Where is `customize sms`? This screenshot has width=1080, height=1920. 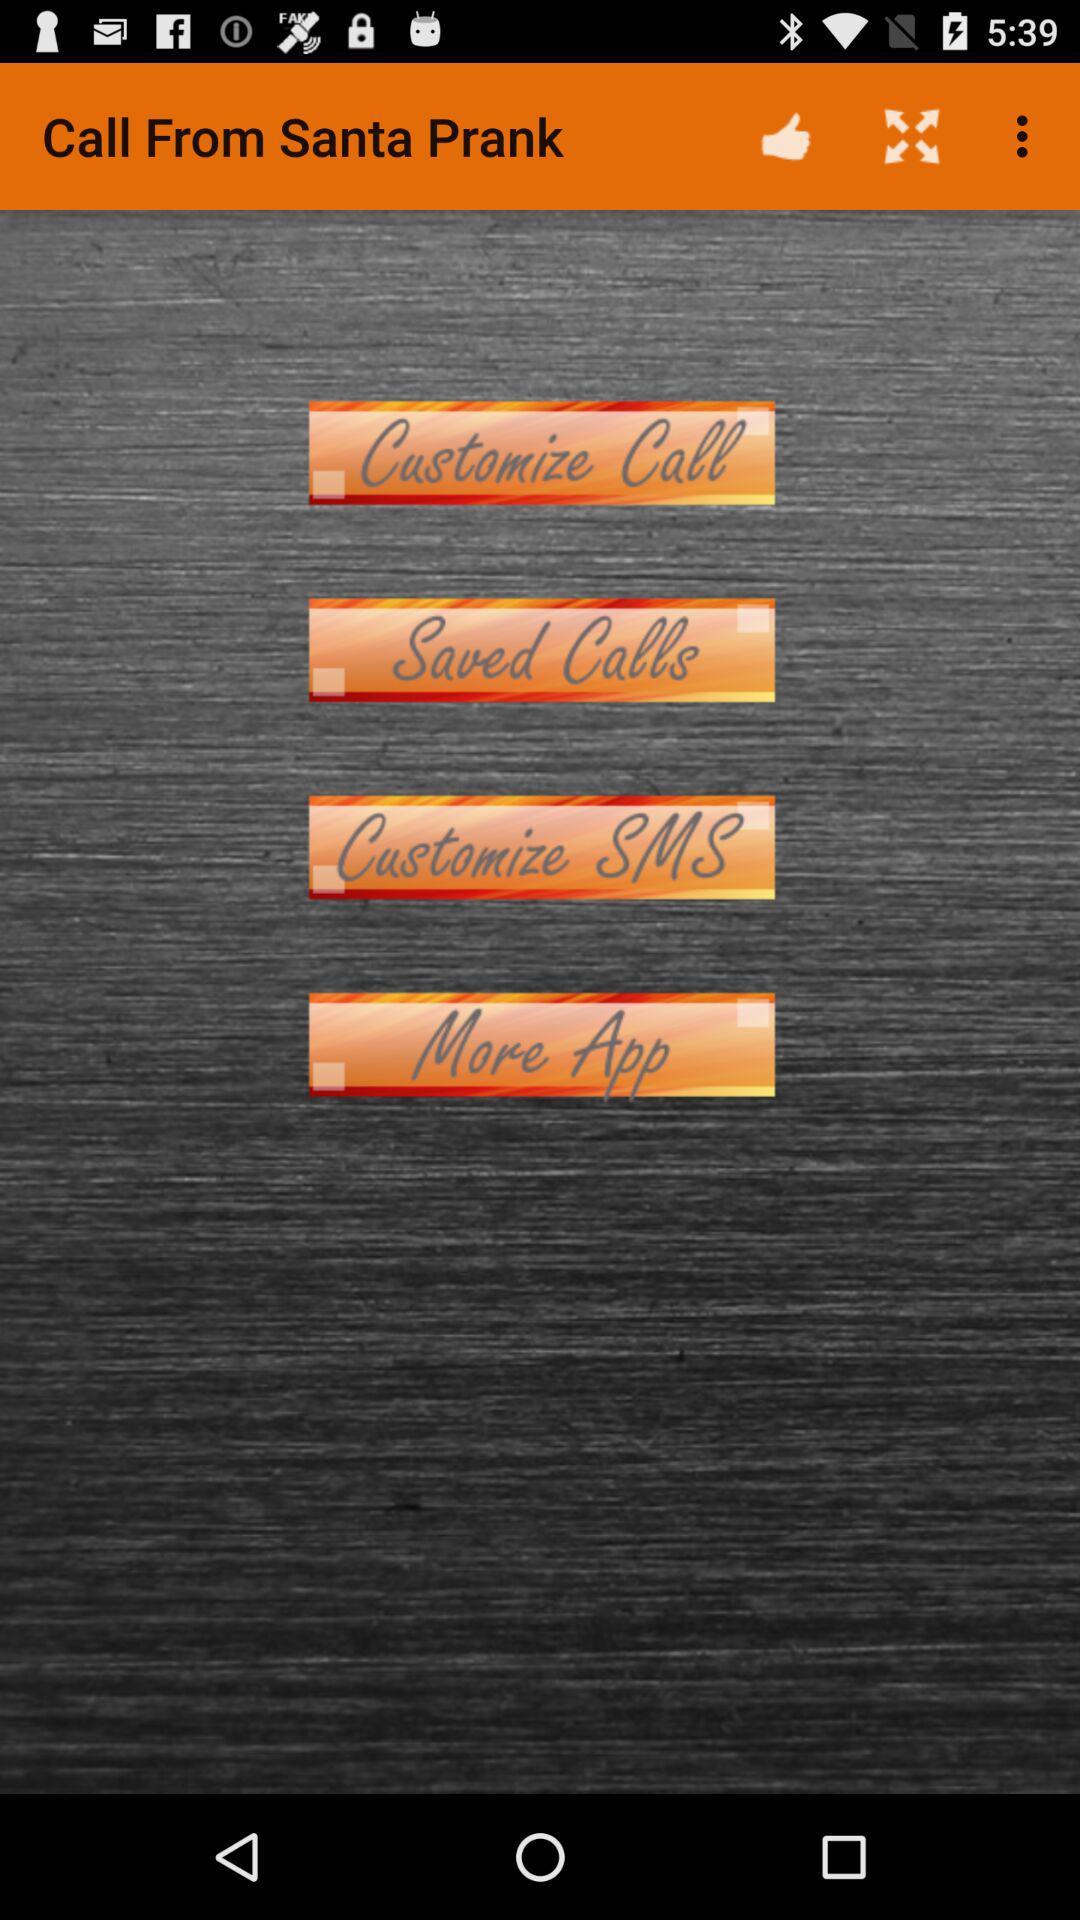
customize sms is located at coordinates (540, 847).